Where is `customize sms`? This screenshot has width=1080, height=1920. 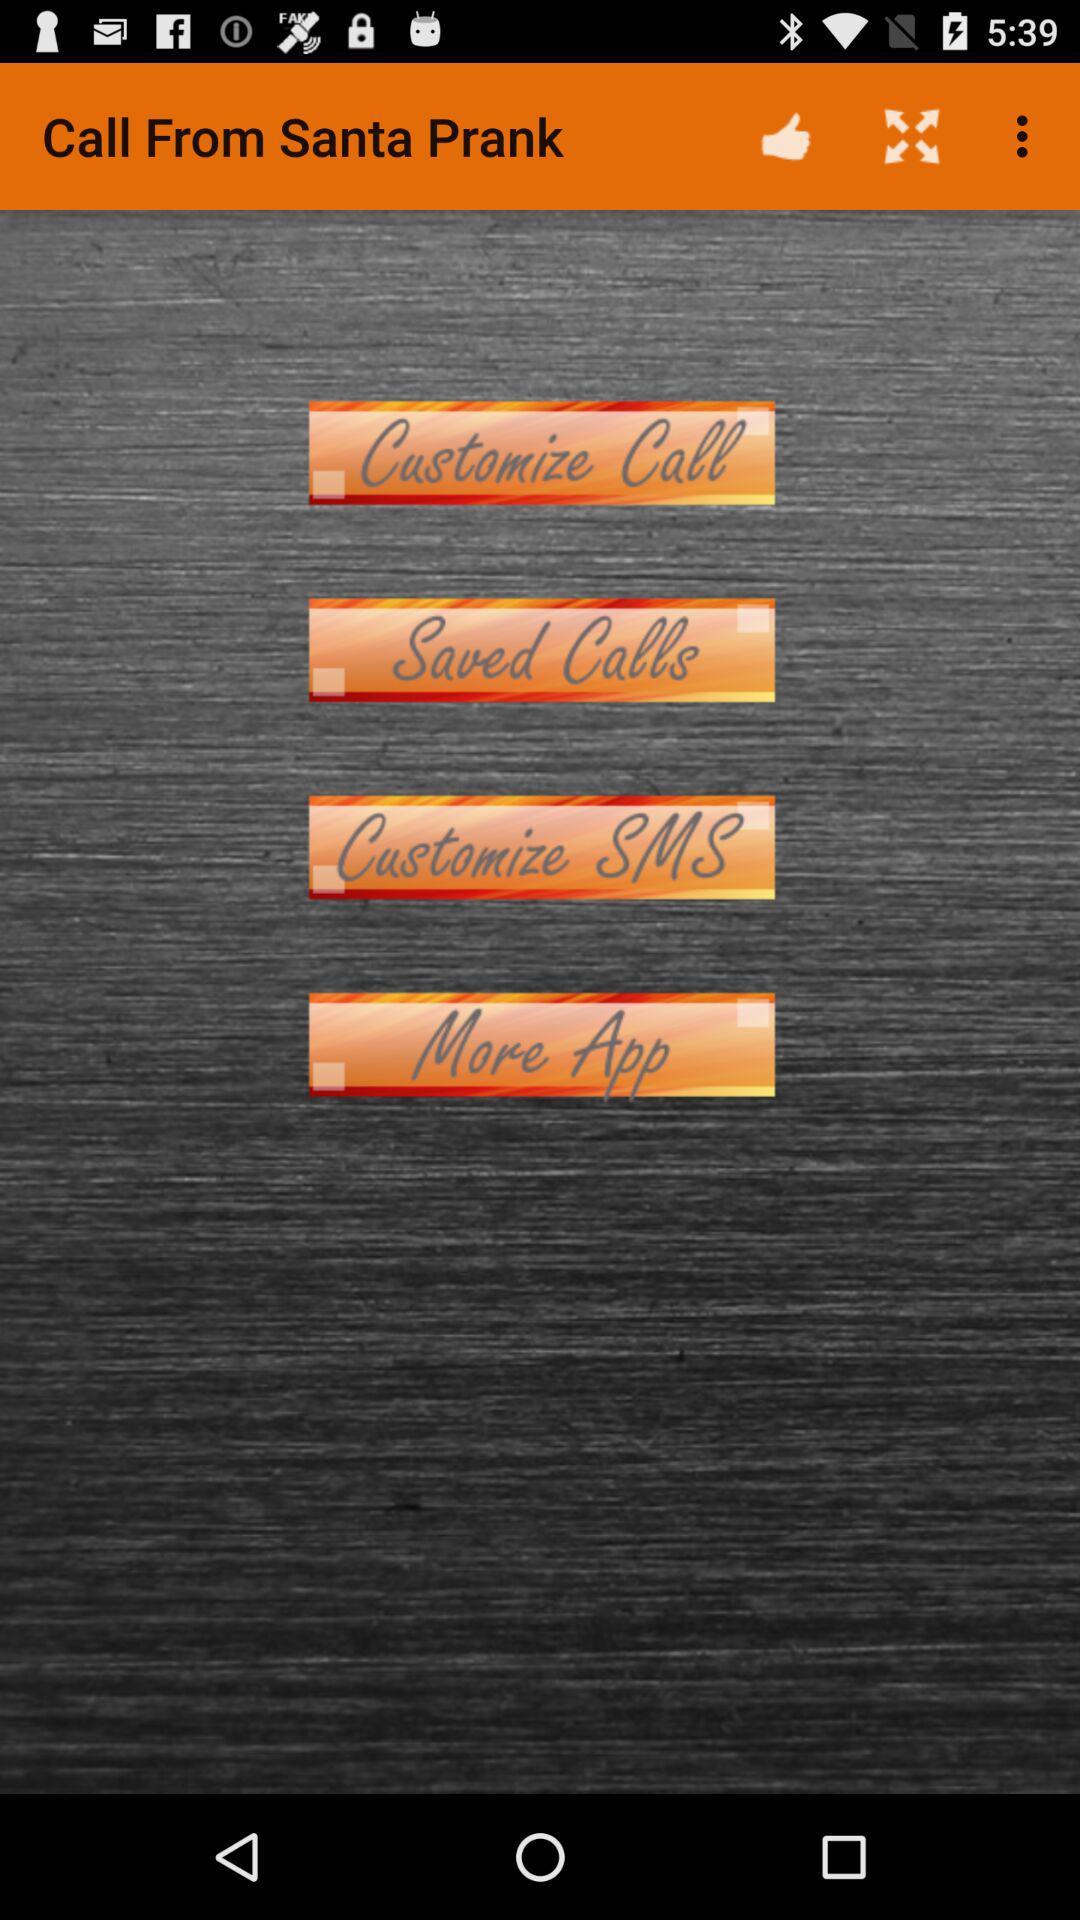
customize sms is located at coordinates (540, 847).